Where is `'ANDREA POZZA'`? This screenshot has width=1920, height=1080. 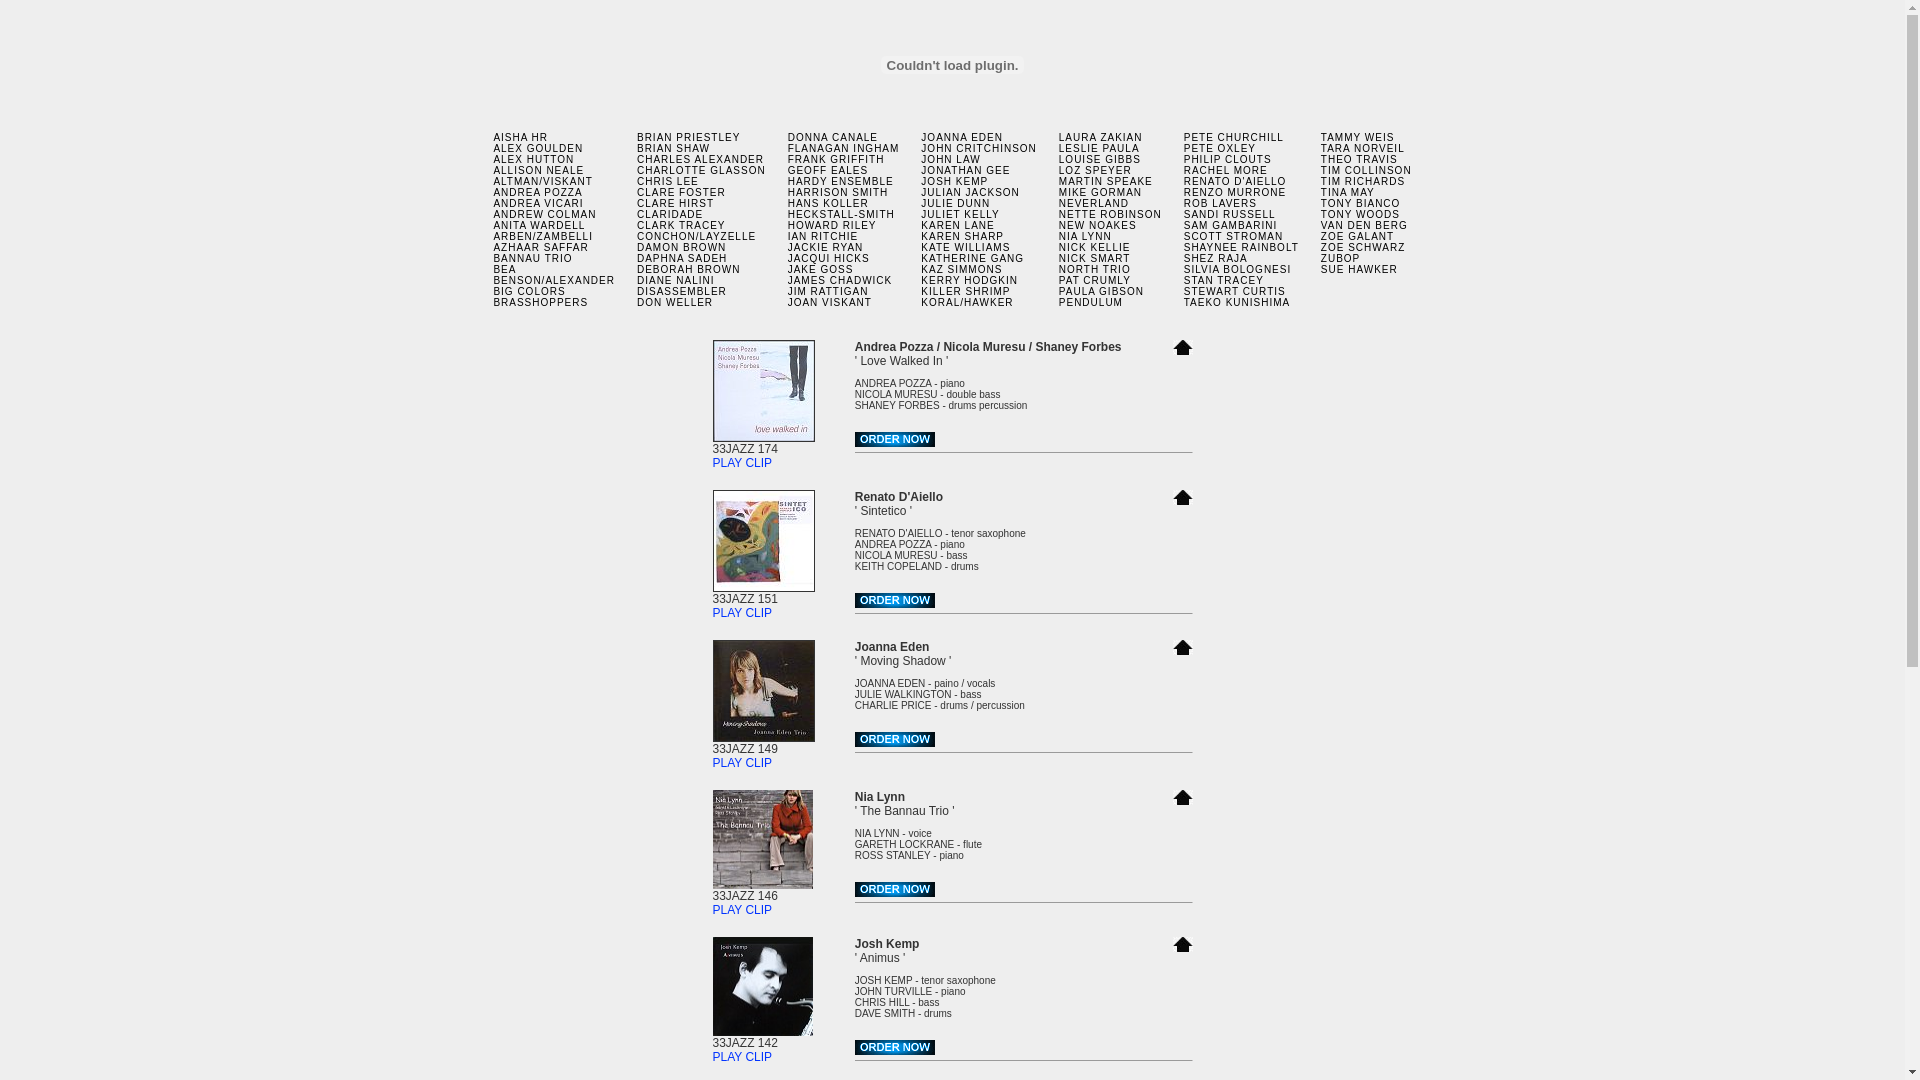 'ANDREA POZZA' is located at coordinates (537, 192).